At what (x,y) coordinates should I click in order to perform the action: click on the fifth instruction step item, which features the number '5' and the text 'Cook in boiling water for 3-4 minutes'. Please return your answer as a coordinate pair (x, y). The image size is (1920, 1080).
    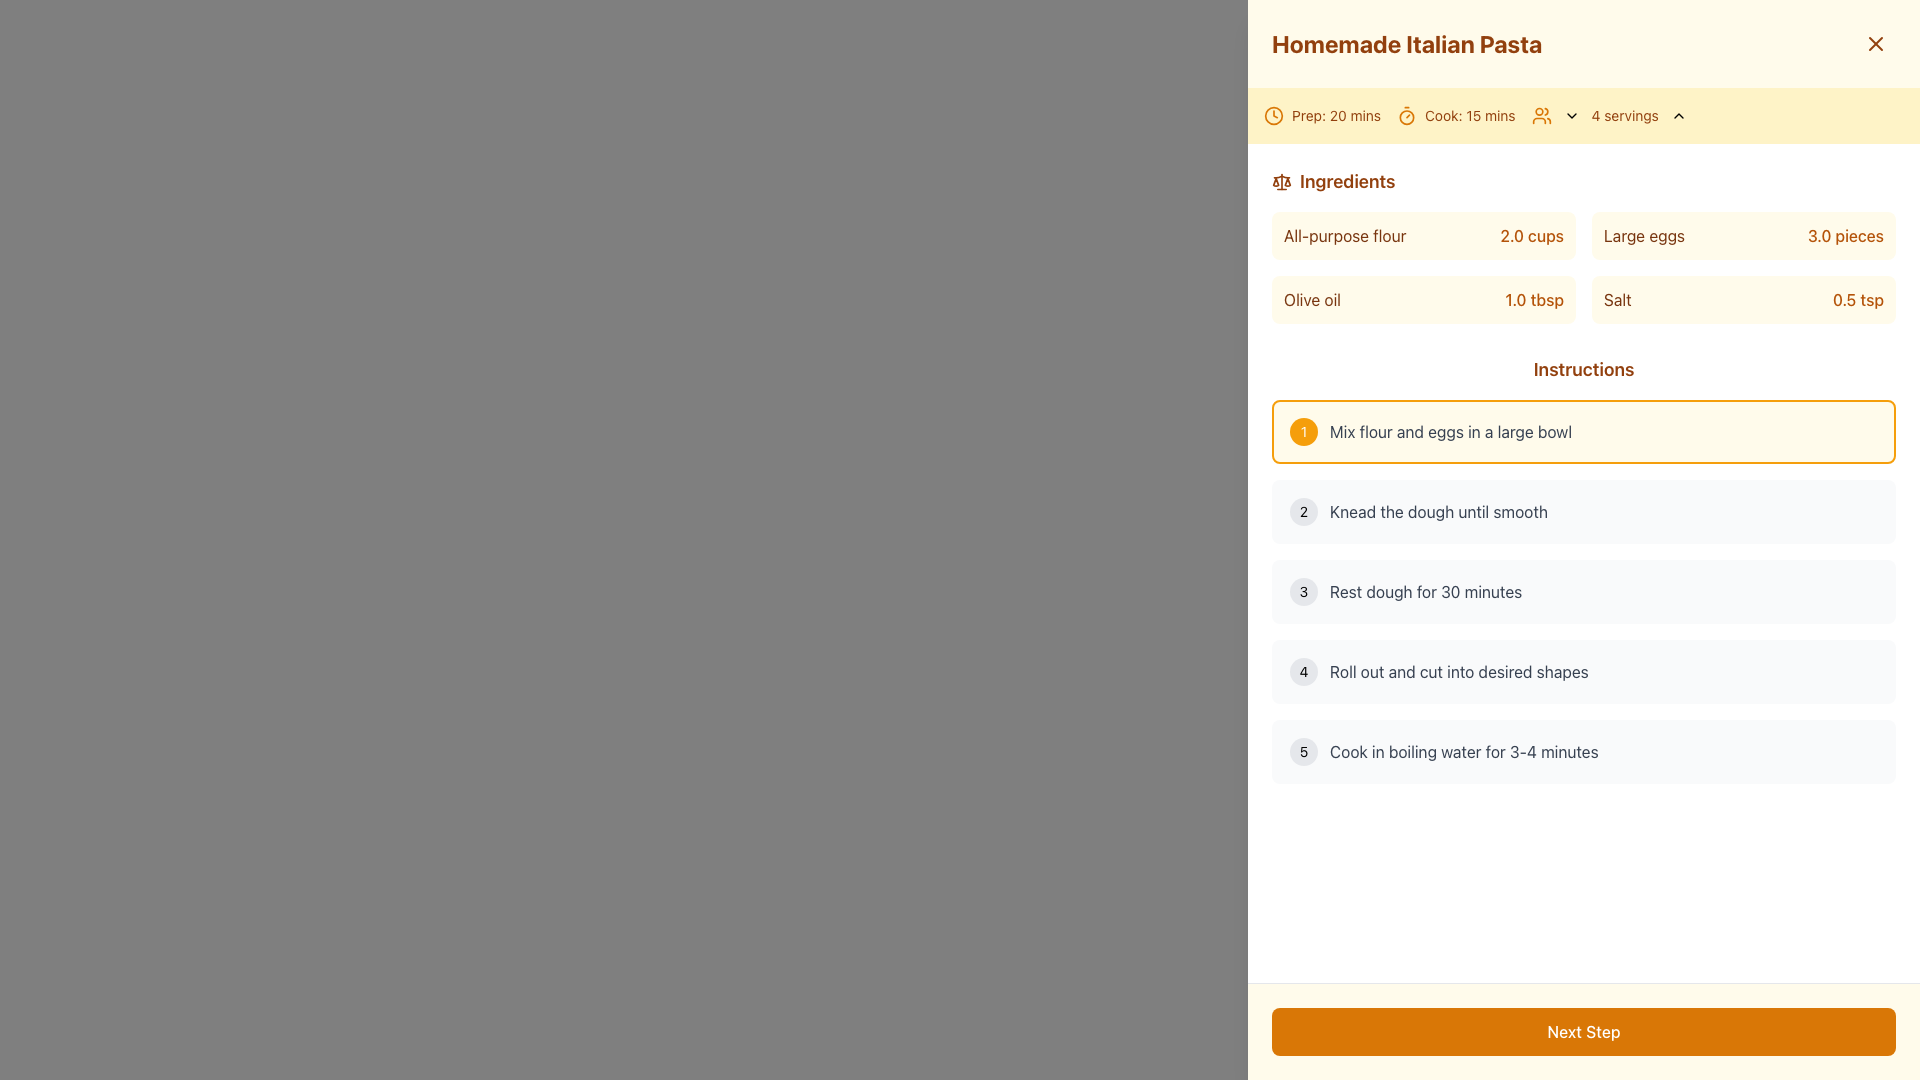
    Looking at the image, I should click on (1583, 752).